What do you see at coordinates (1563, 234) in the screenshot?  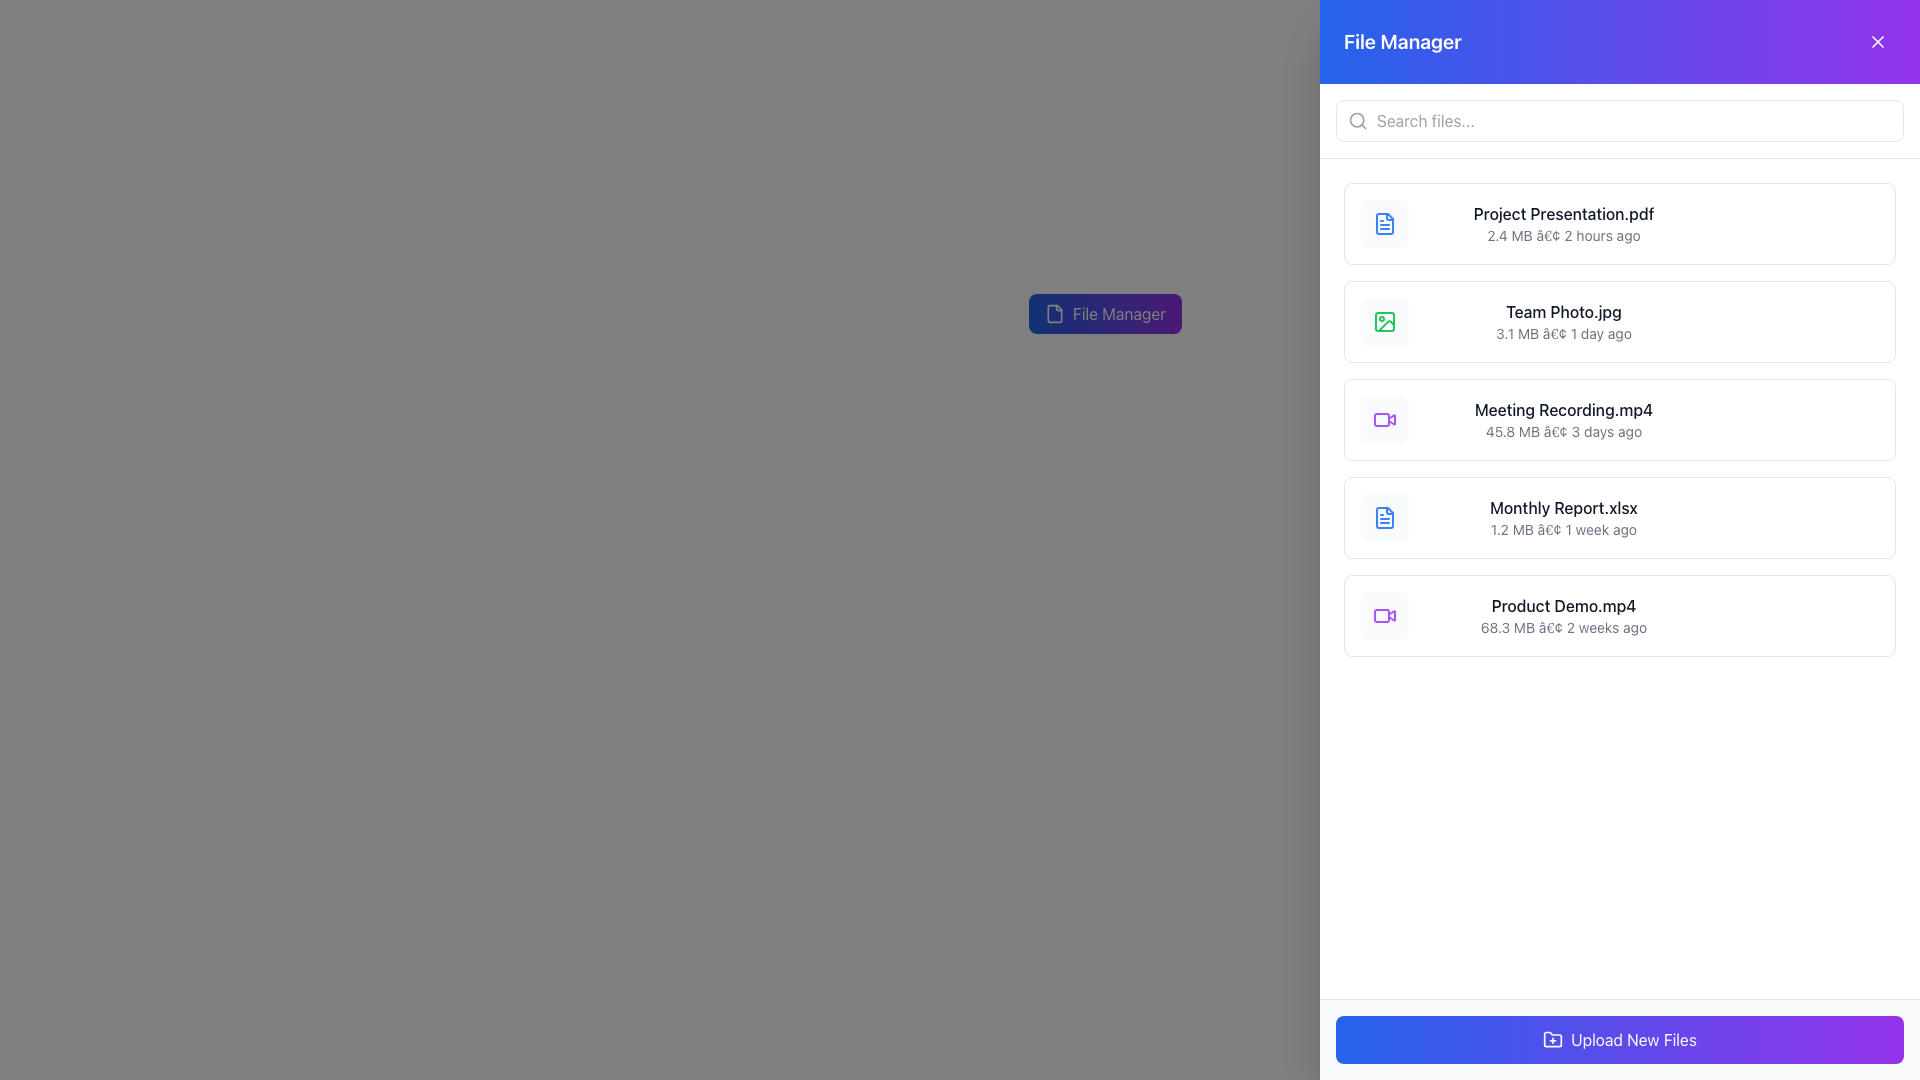 I see `the text label displaying file details, which reads '2.4 MB â€¢ 2 hours ago', located directly below the title 'Project Presentation.pdf'` at bounding box center [1563, 234].